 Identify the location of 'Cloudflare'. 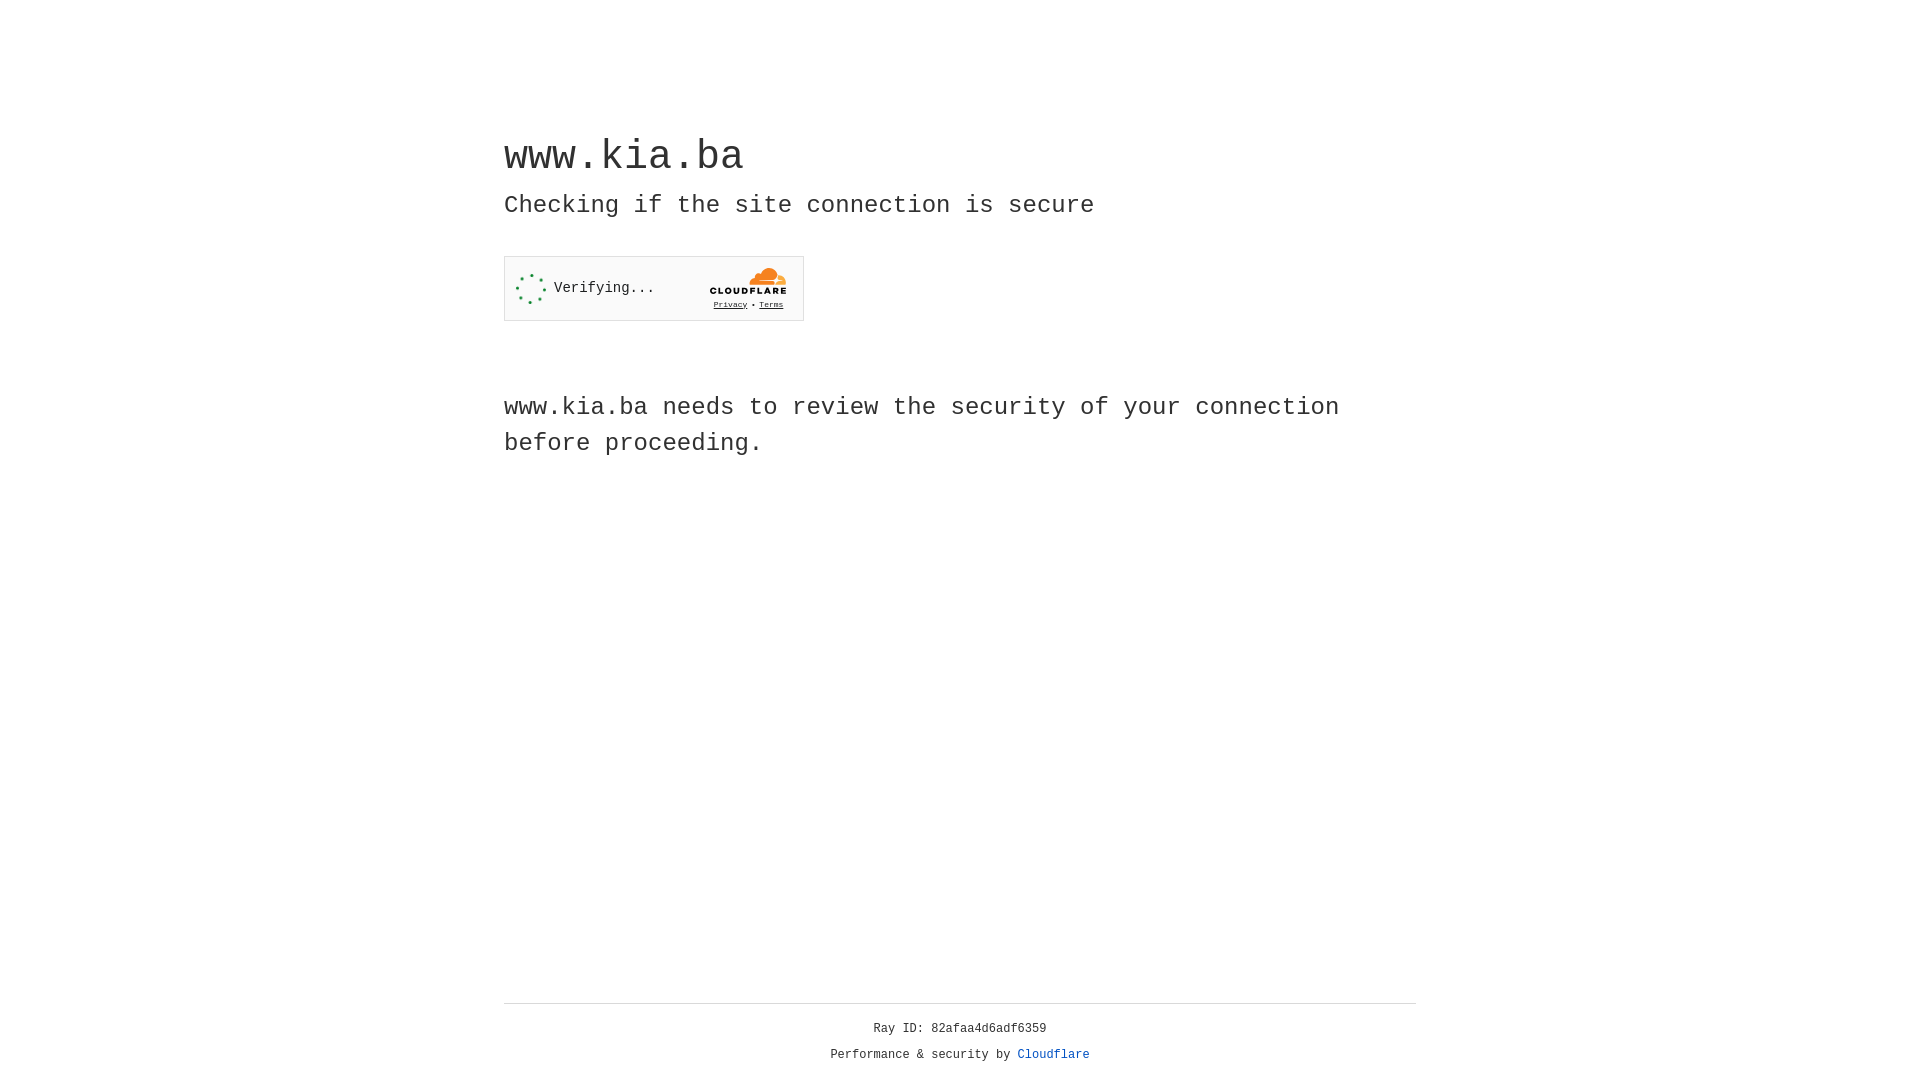
(1053, 1054).